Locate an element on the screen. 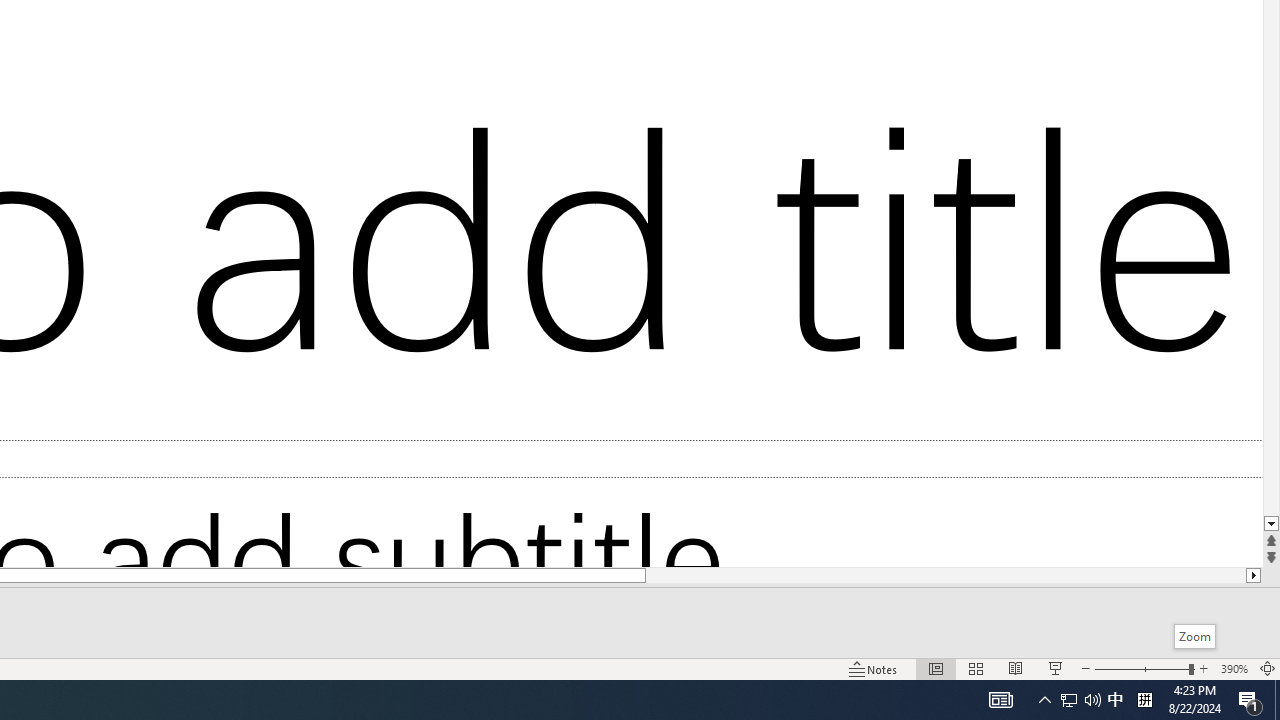 The image size is (1280, 720). 'Zoom 390%' is located at coordinates (1233, 669).